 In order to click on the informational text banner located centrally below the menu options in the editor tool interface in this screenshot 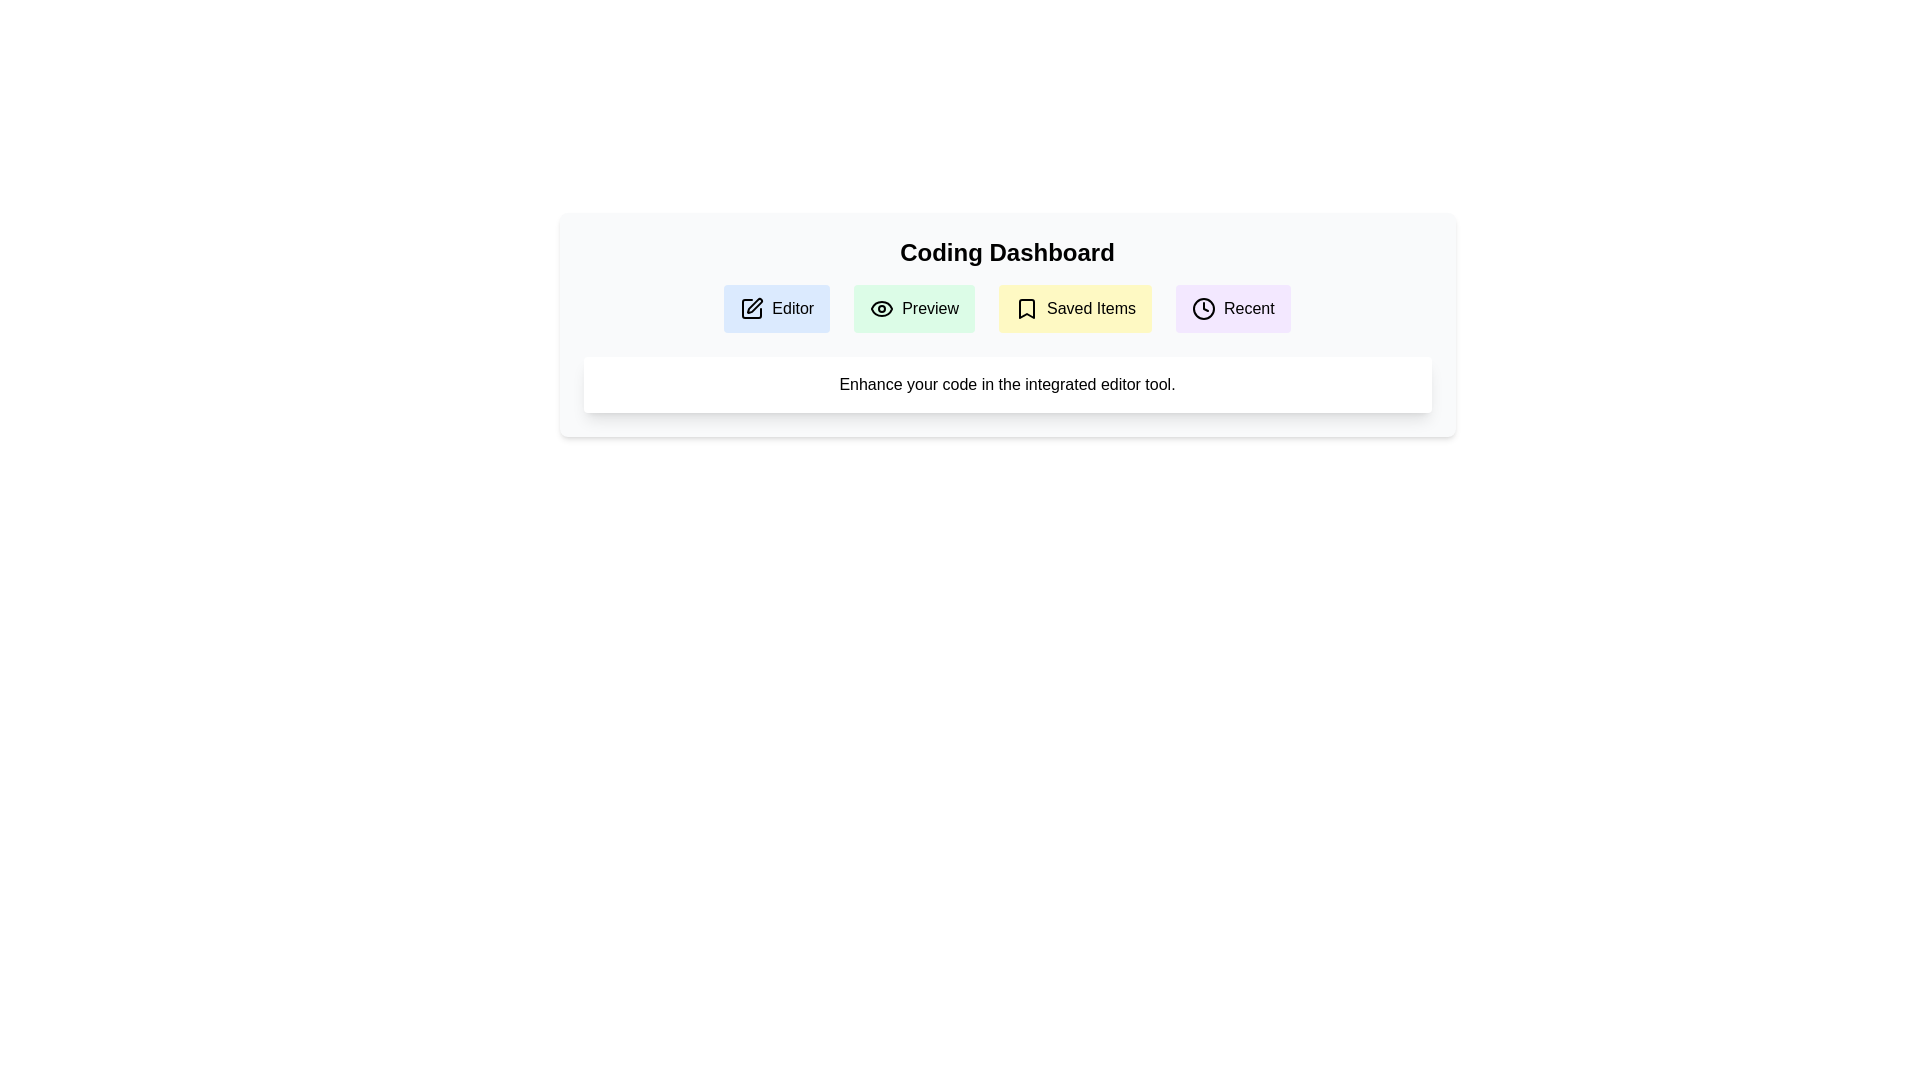, I will do `click(1007, 385)`.